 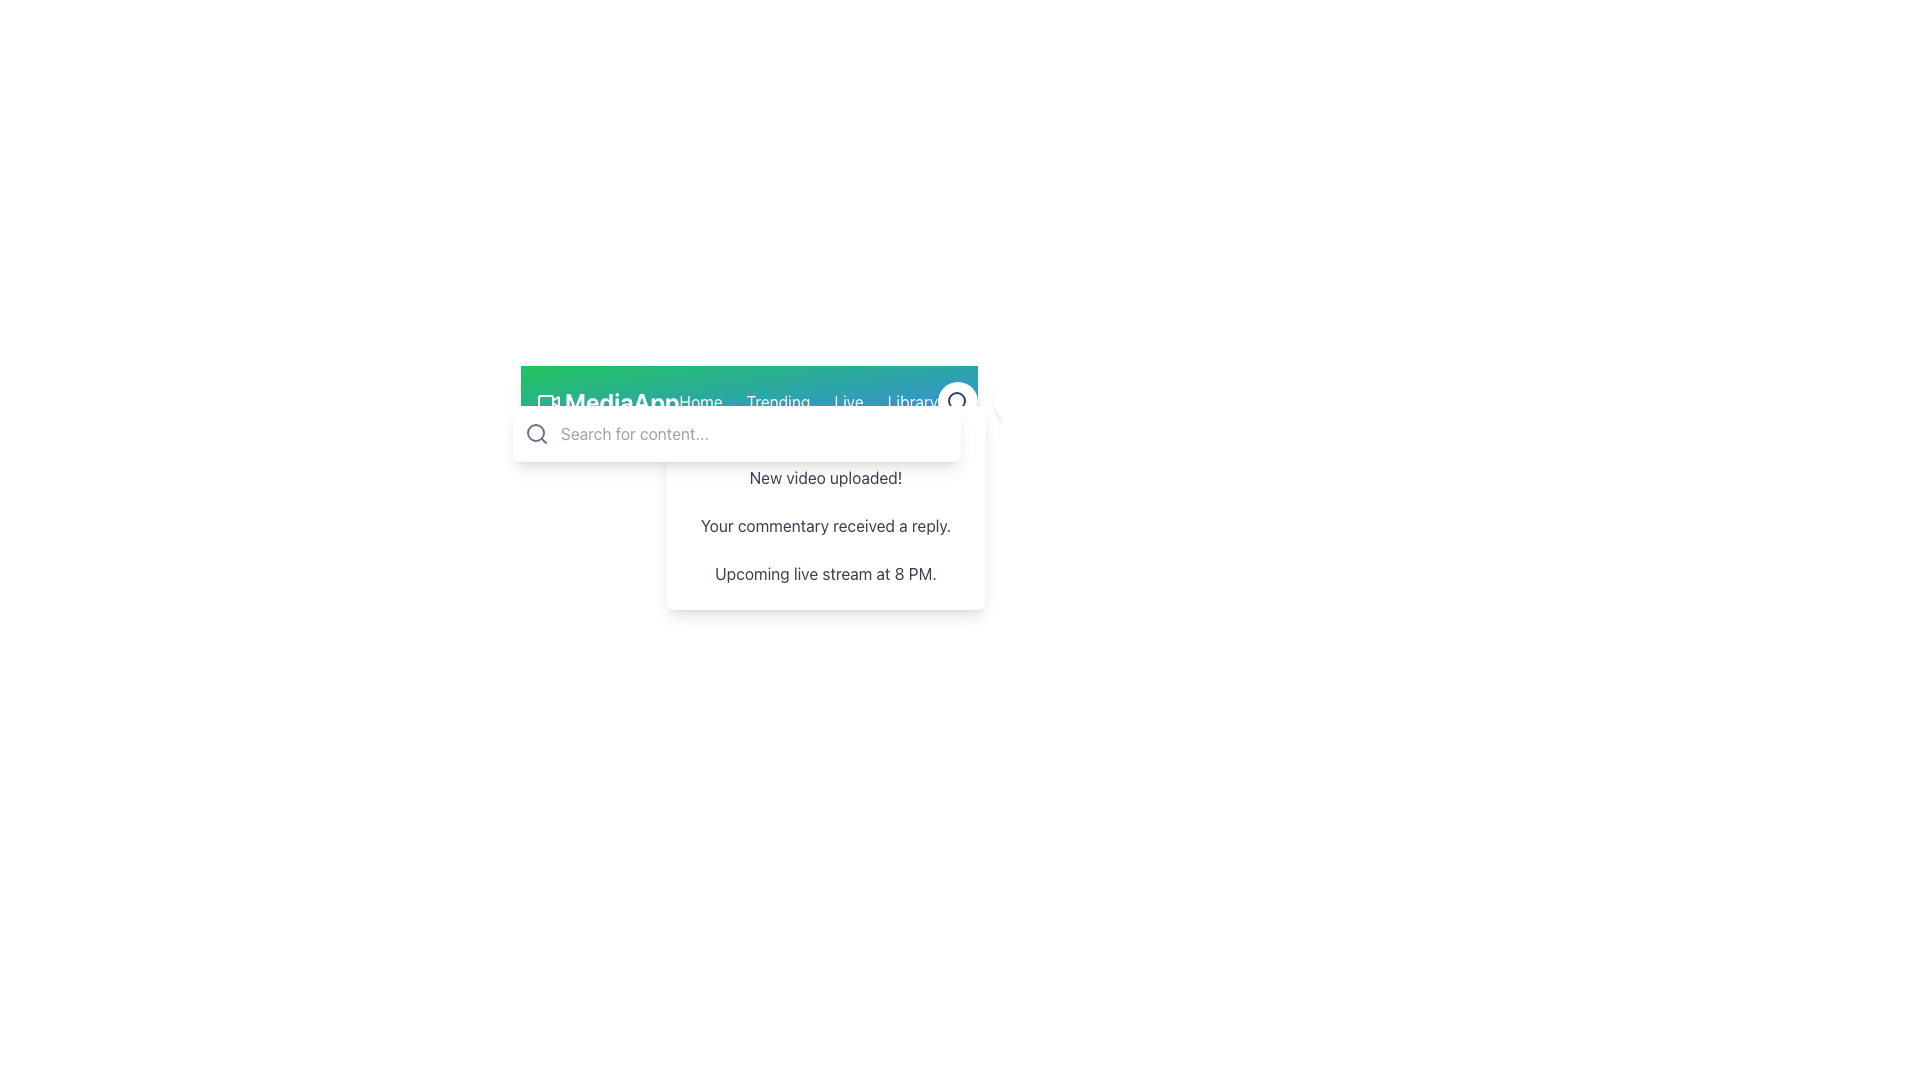 I want to click on the Decorative logo text with an accompanying icon, which serves as the branding logo for the application and may redirect to the main page, so click(x=607, y=401).